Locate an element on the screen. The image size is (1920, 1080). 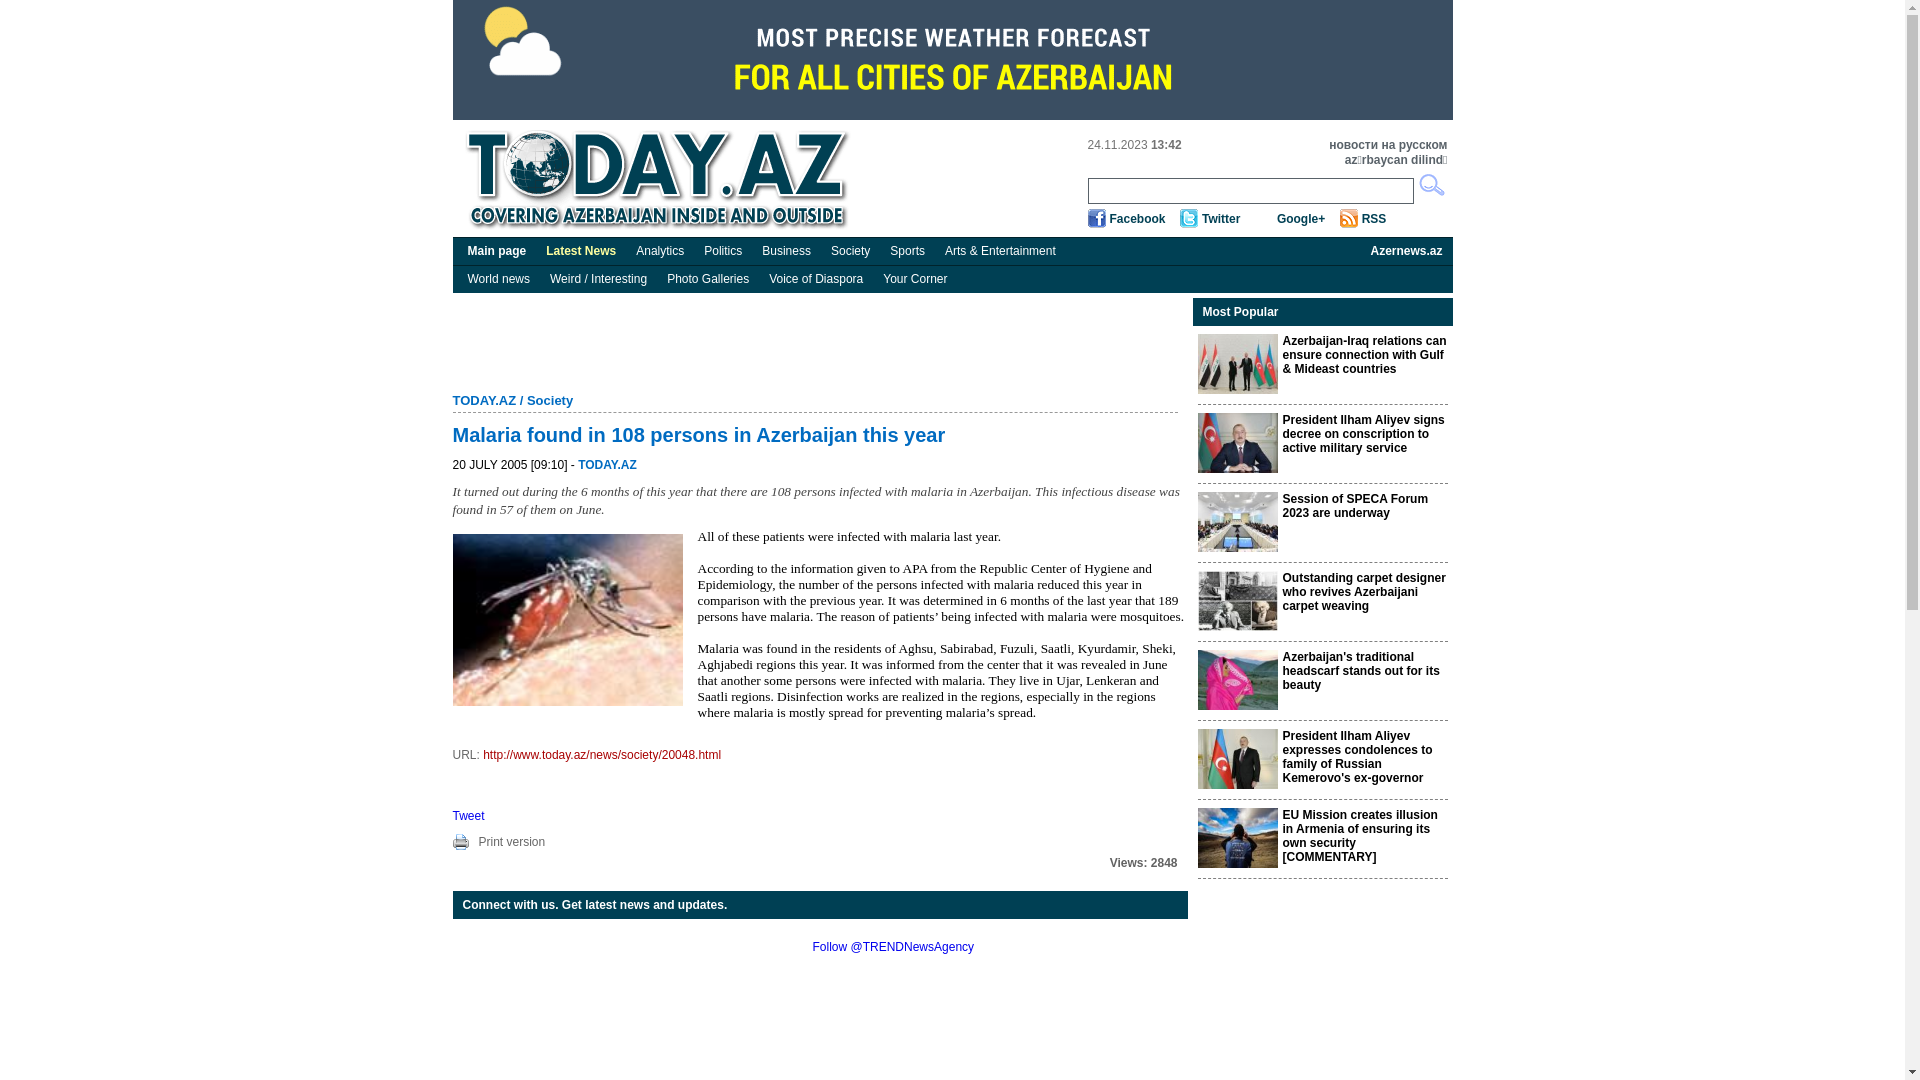
'Analytics' is located at coordinates (624, 249).